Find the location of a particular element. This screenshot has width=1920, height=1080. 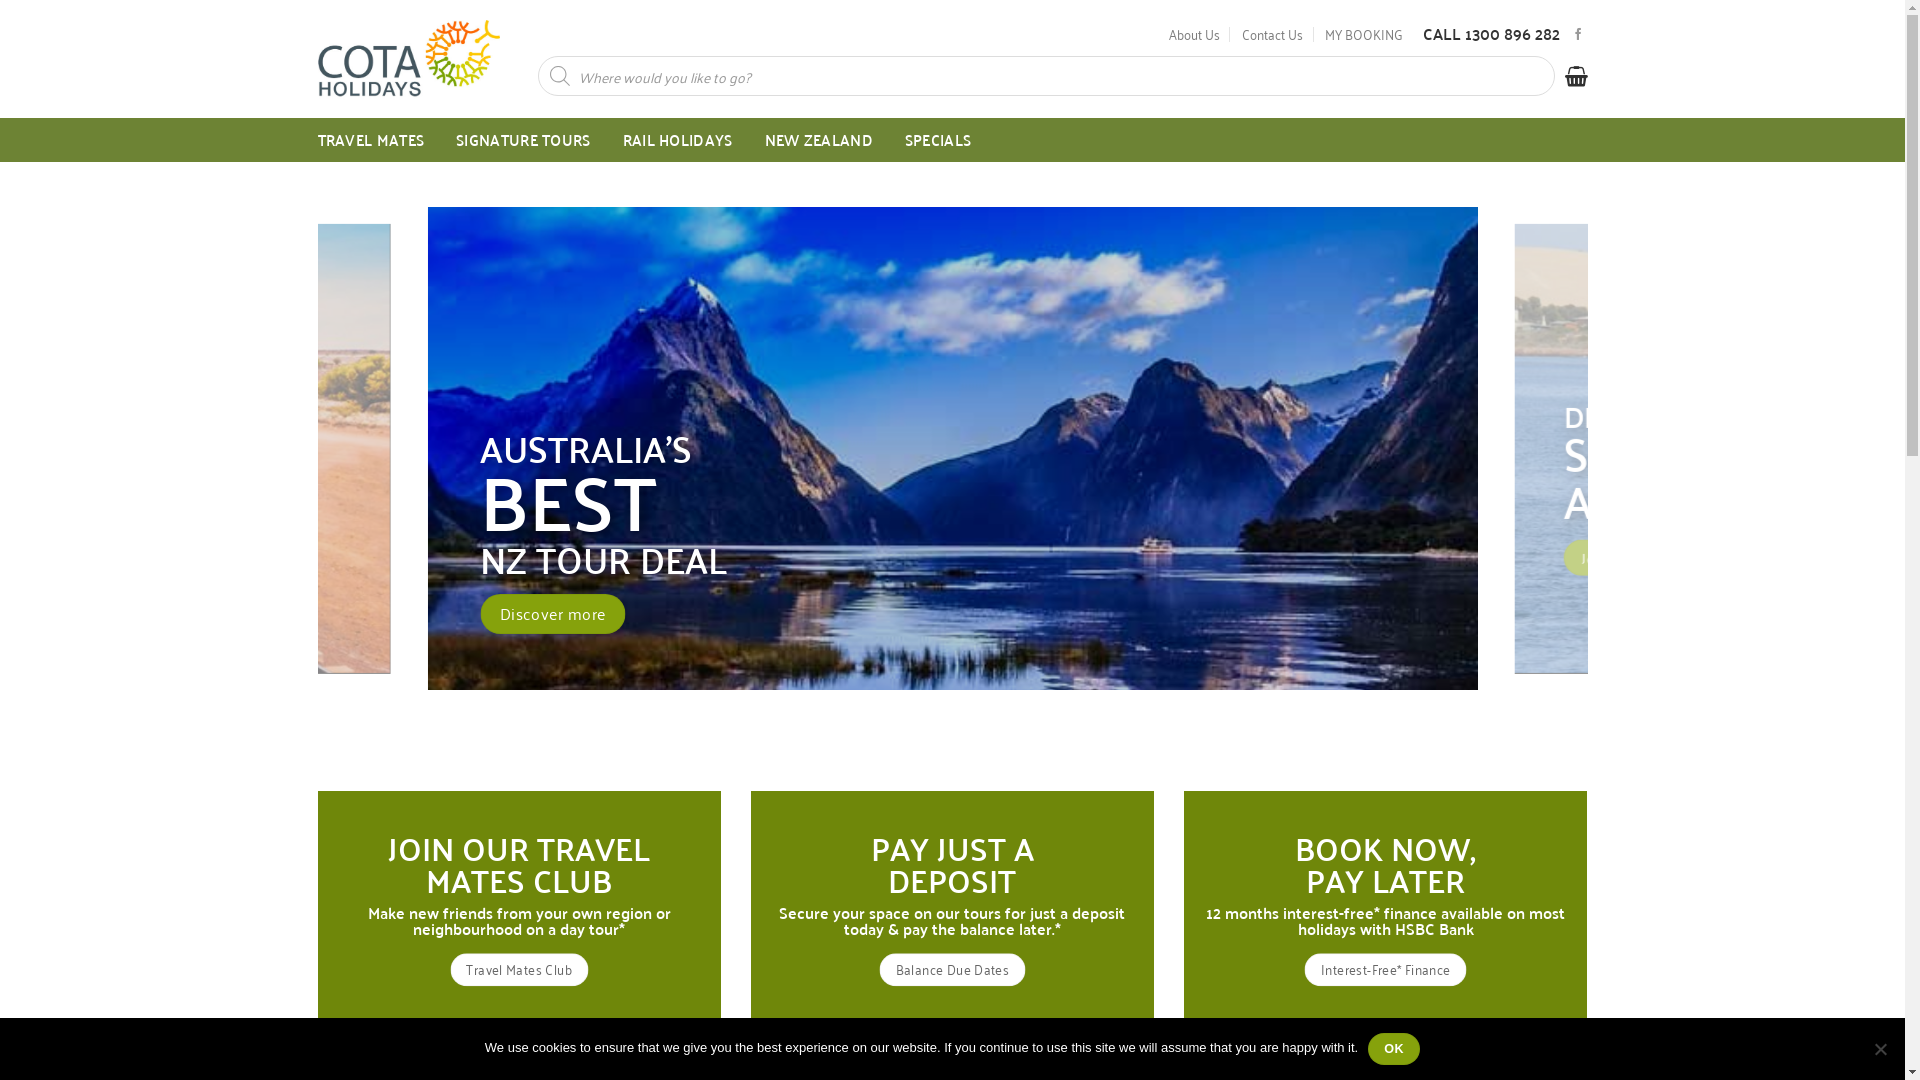

'SPECIALS' is located at coordinates (936, 138).